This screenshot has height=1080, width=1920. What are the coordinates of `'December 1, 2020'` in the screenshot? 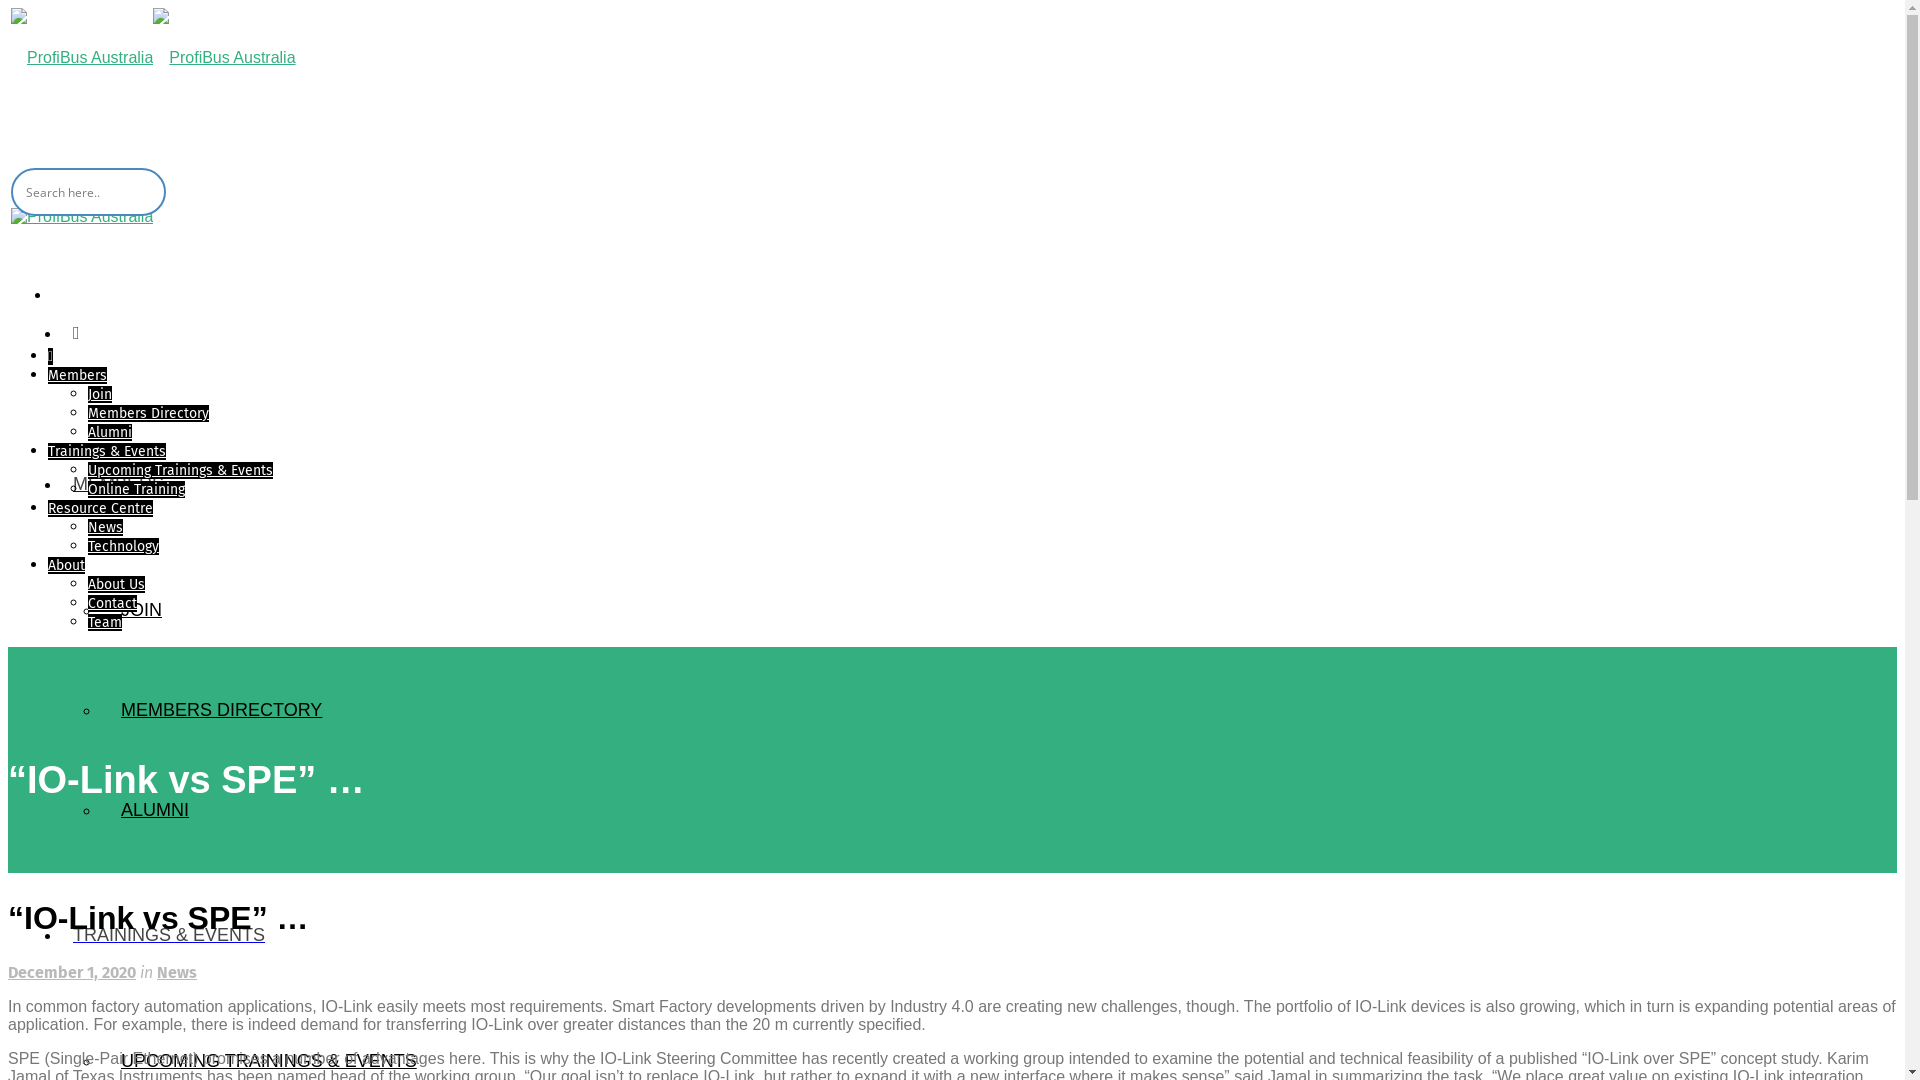 It's located at (72, 971).